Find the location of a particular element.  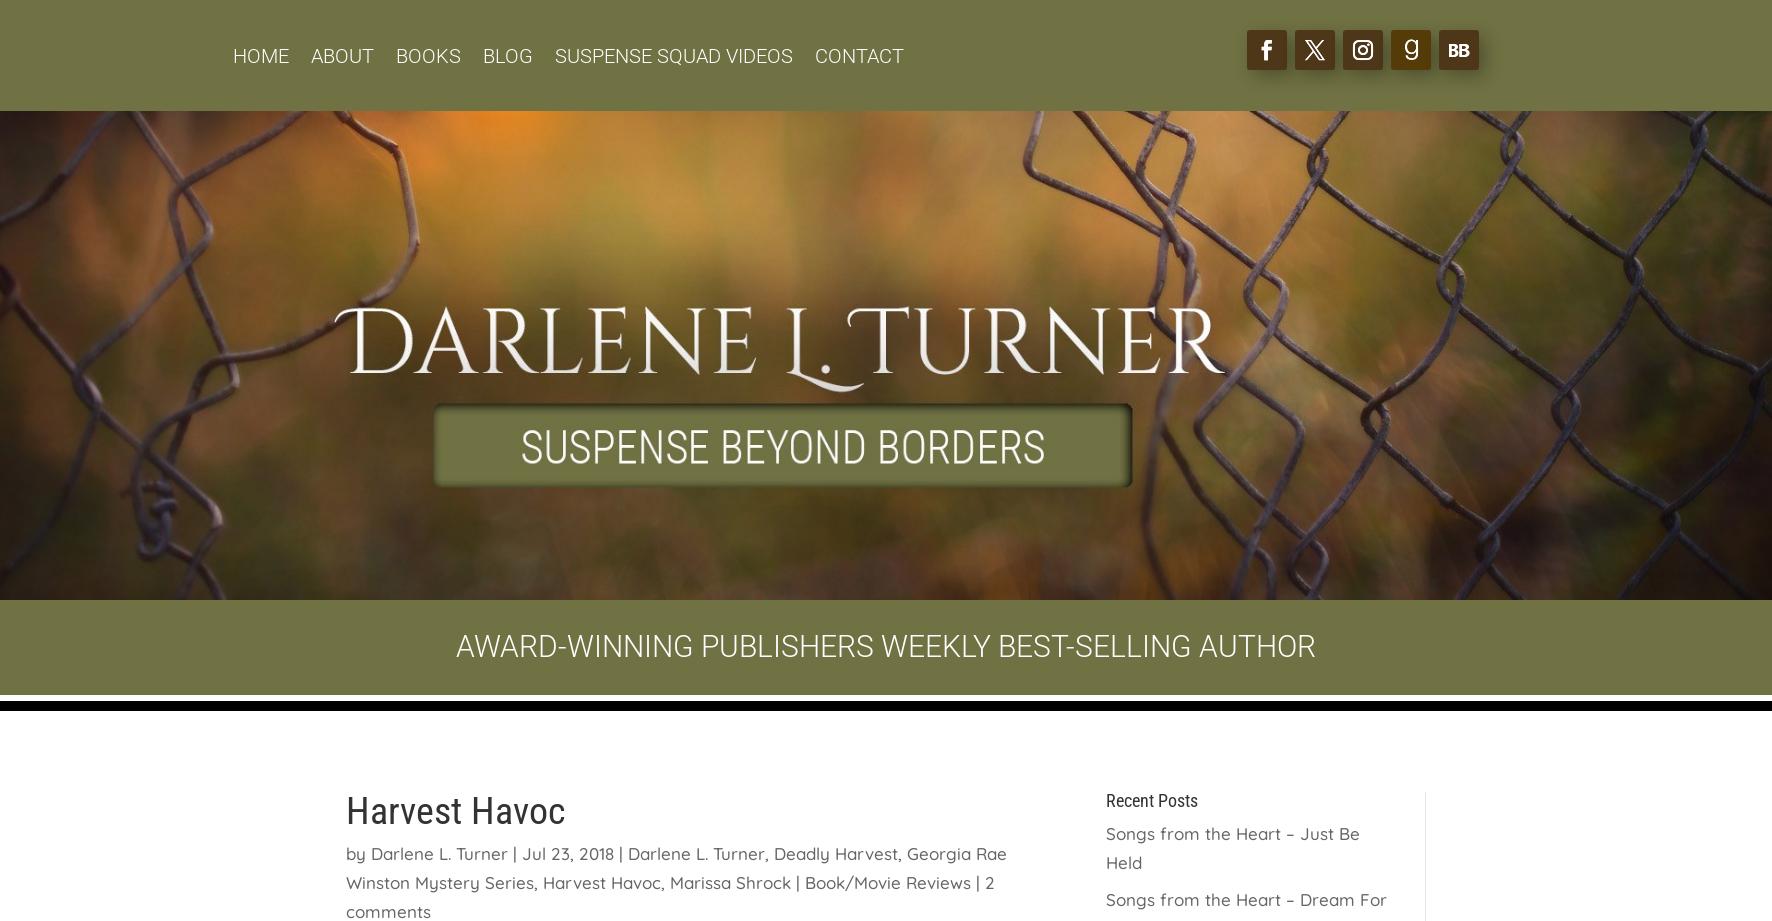

'Songs from the Heart – Just Be Held' is located at coordinates (1232, 846).